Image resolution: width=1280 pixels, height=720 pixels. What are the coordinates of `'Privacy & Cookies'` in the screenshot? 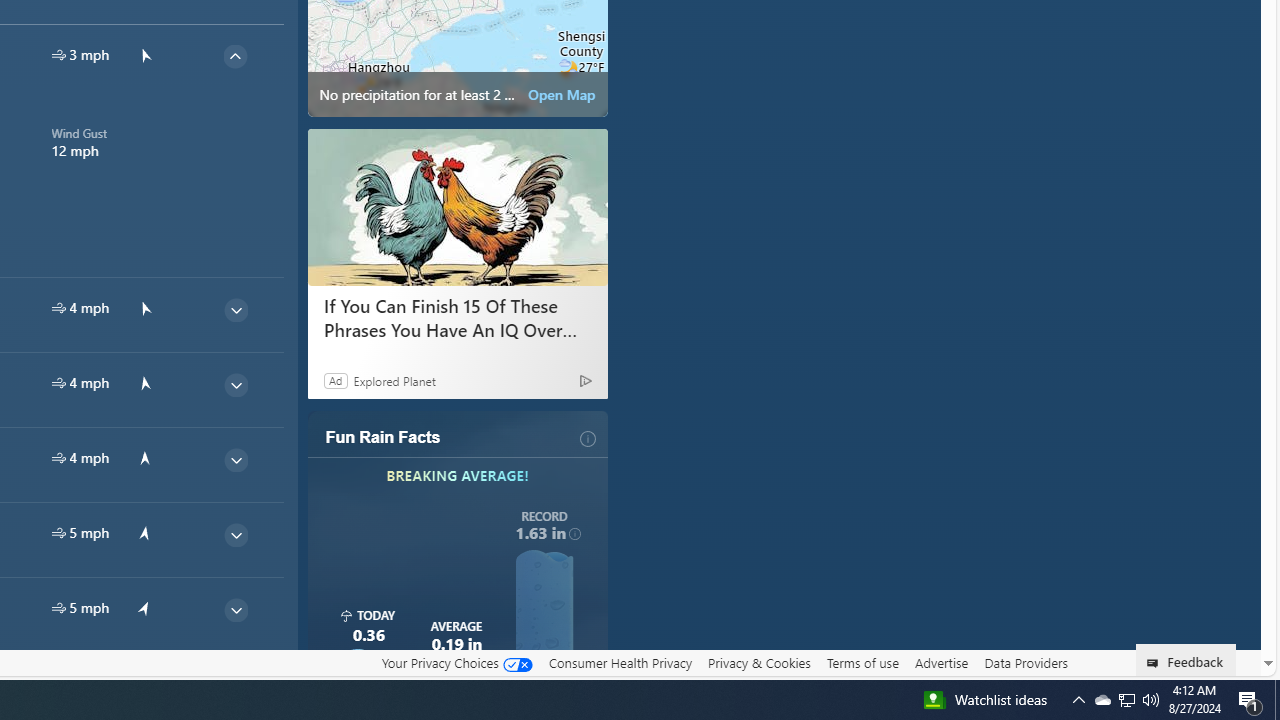 It's located at (758, 662).